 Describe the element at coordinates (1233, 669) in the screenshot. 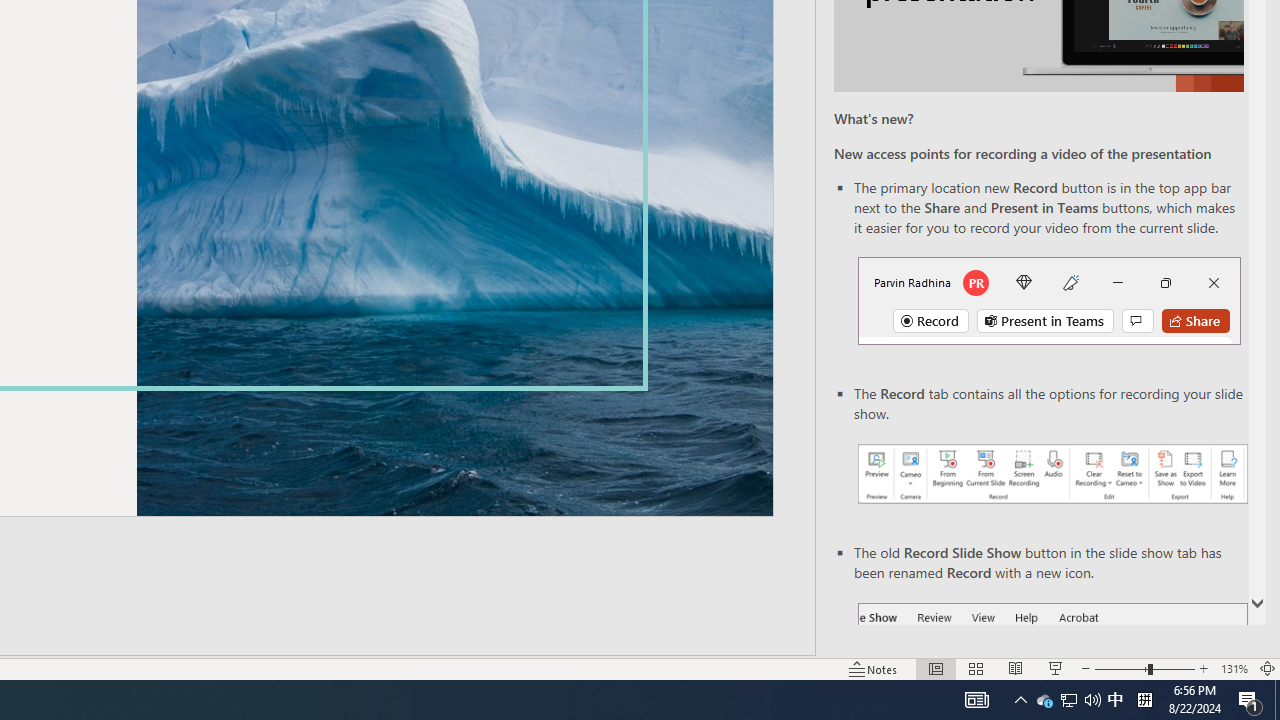

I see `'Zoom 131%'` at that location.